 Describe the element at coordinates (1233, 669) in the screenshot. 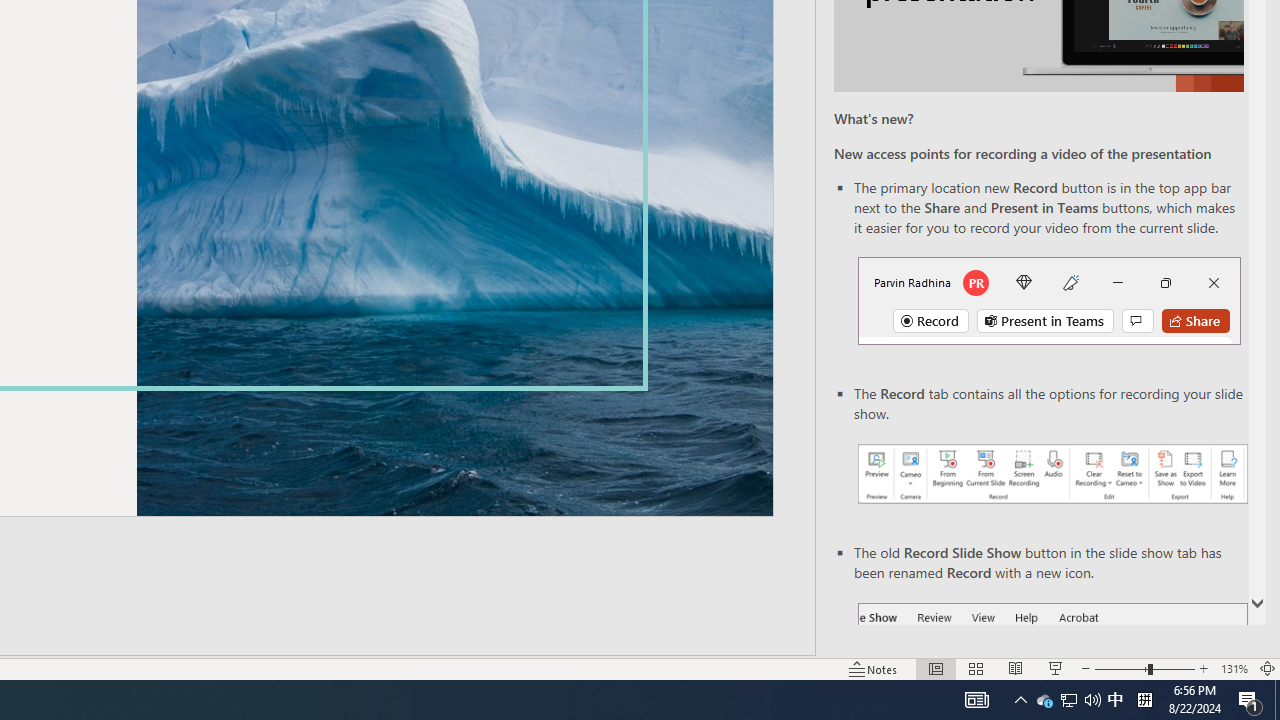

I see `'Zoom 131%'` at that location.